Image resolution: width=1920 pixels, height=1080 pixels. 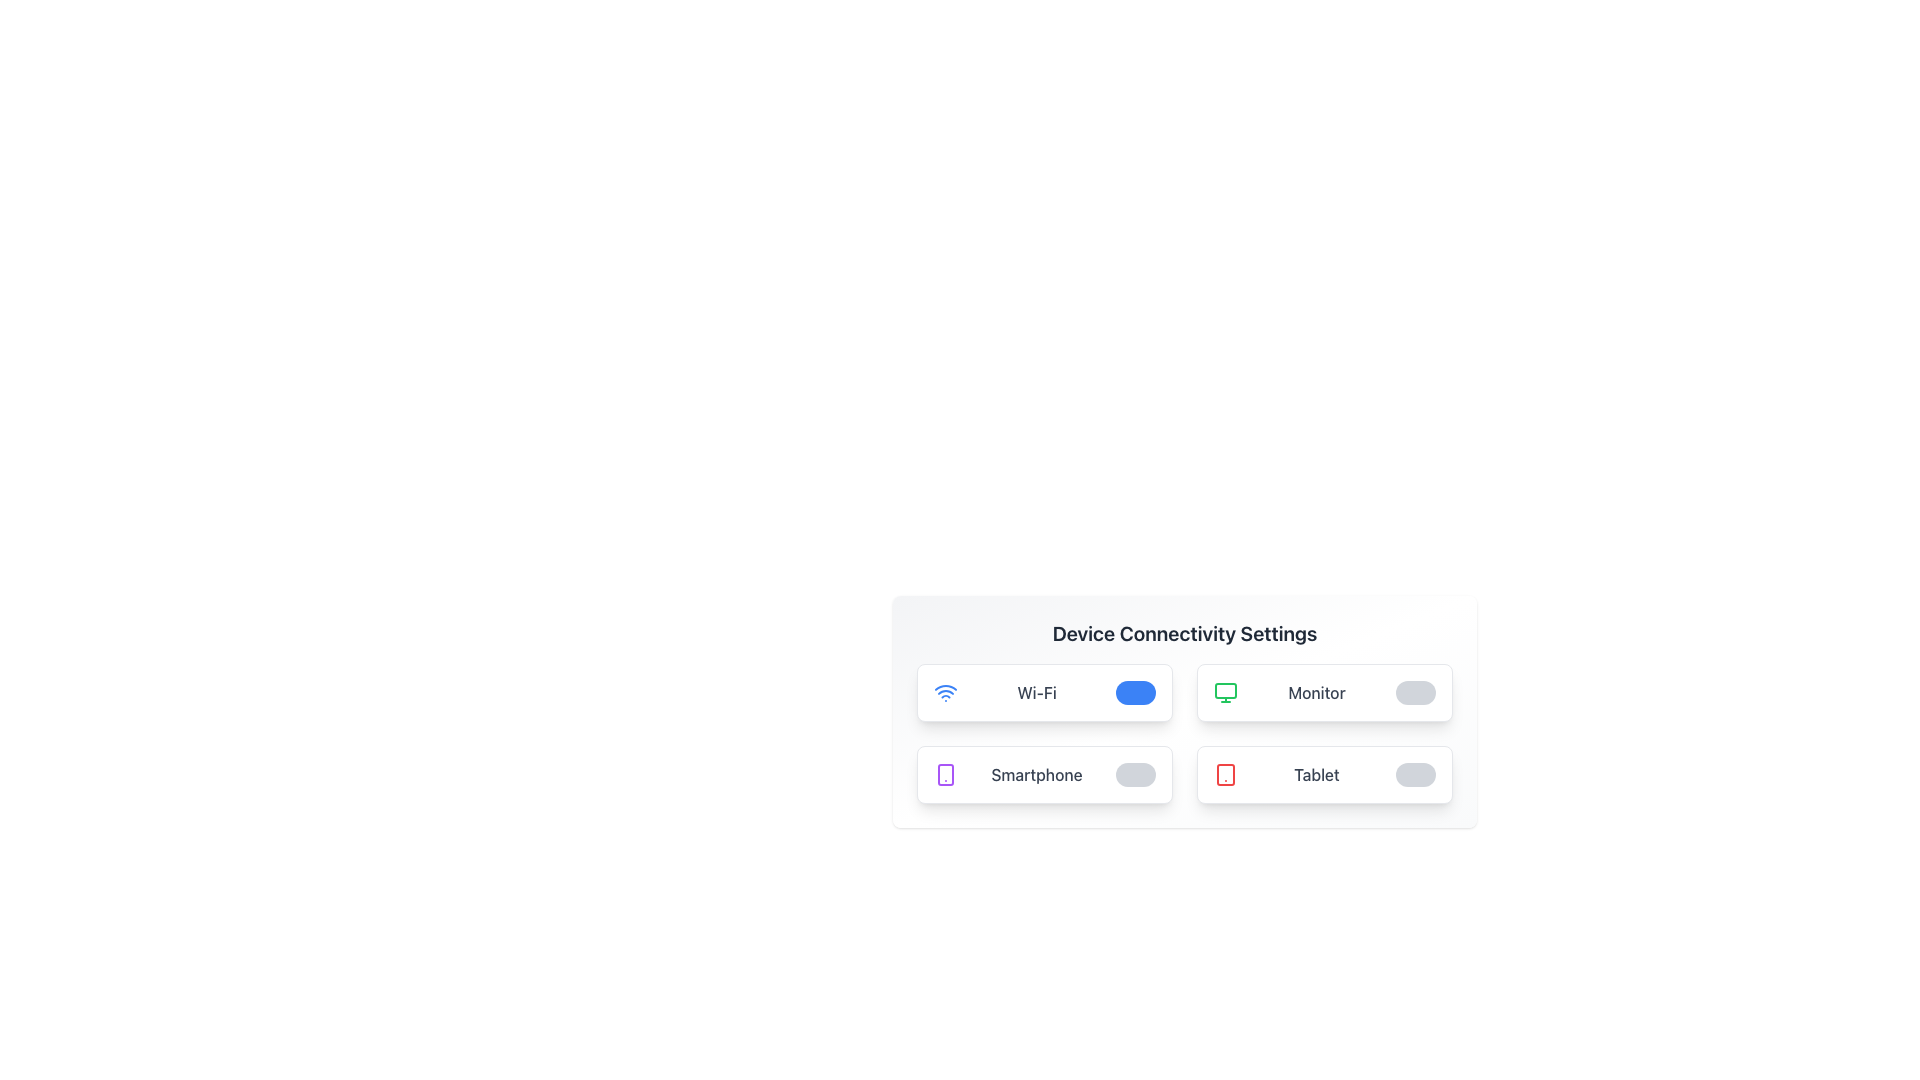 I want to click on the toggle switch located in the 'Monitor' section of the 'Device Connectivity Settings' to change its state, so click(x=1415, y=692).